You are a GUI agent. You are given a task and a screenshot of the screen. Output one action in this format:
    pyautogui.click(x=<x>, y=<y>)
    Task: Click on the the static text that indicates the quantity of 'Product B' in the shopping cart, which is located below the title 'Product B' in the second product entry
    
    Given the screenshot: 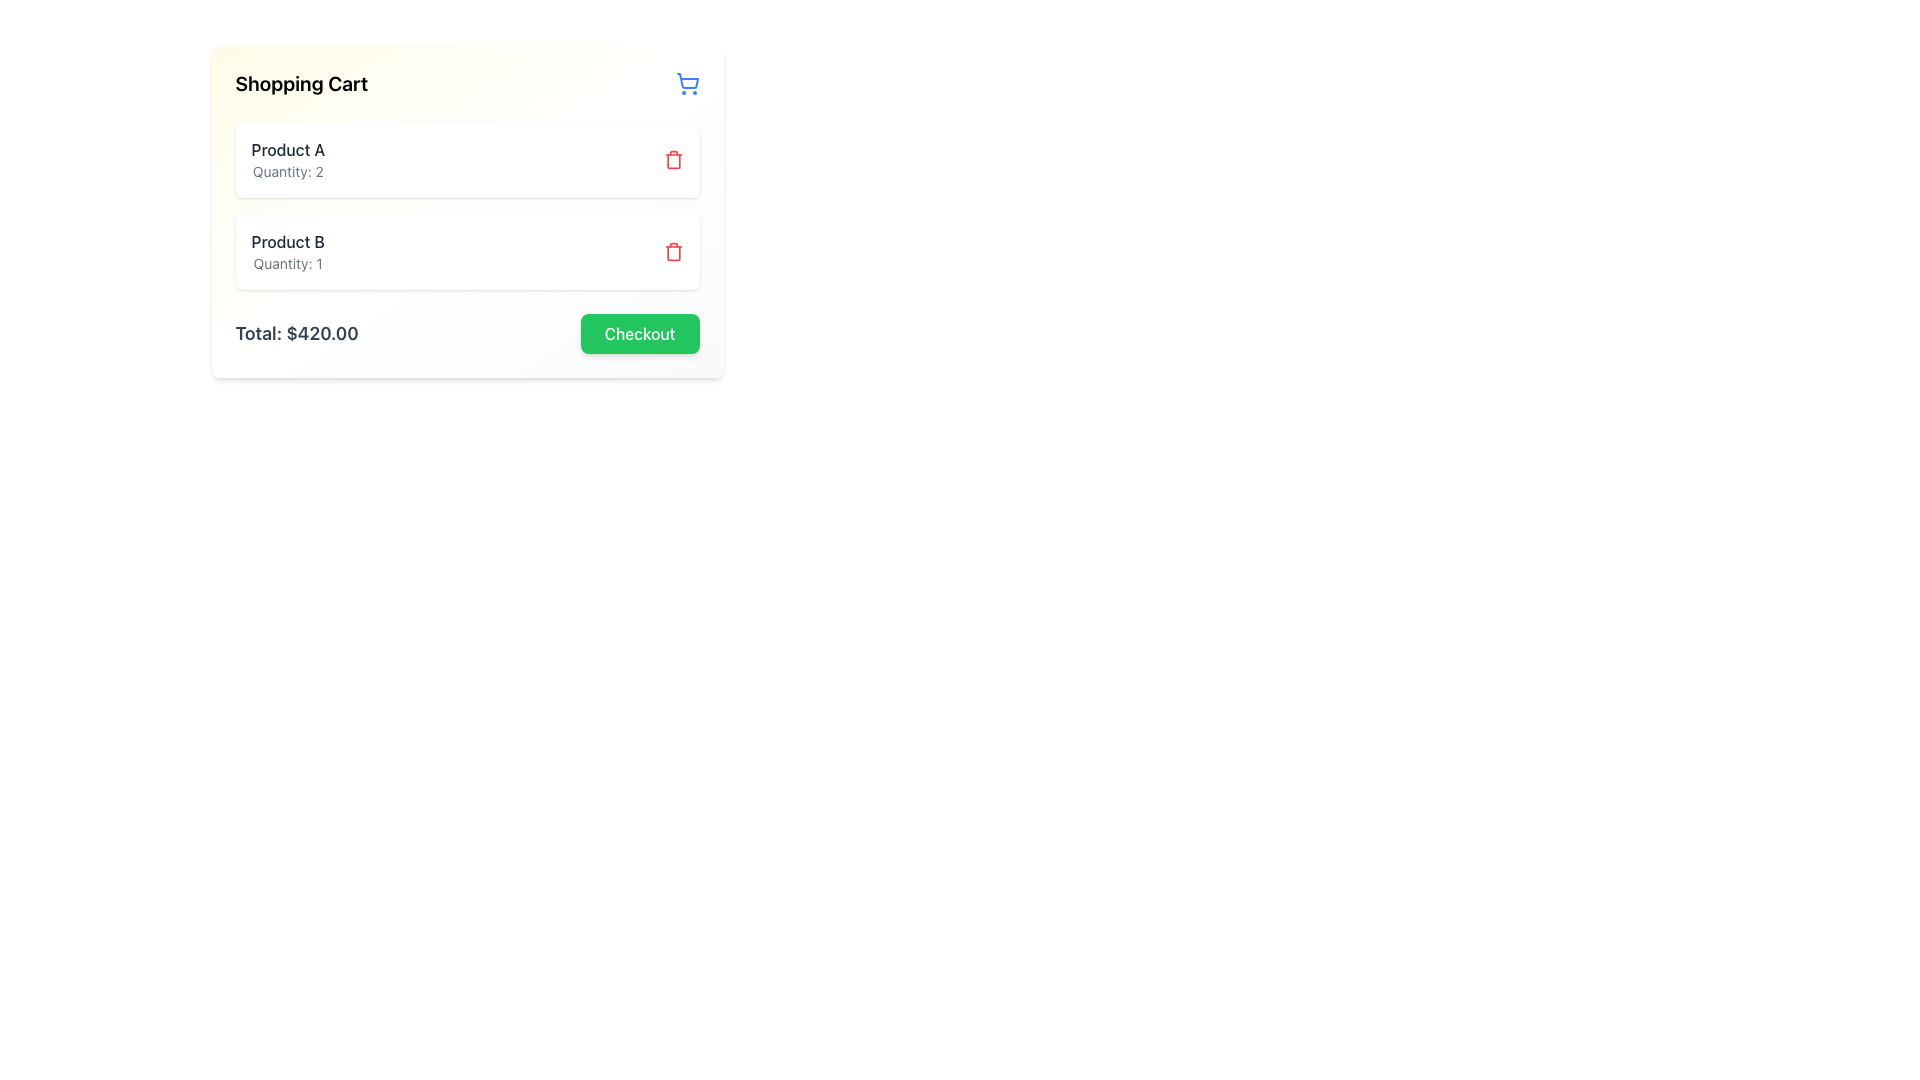 What is the action you would take?
    pyautogui.click(x=287, y=262)
    